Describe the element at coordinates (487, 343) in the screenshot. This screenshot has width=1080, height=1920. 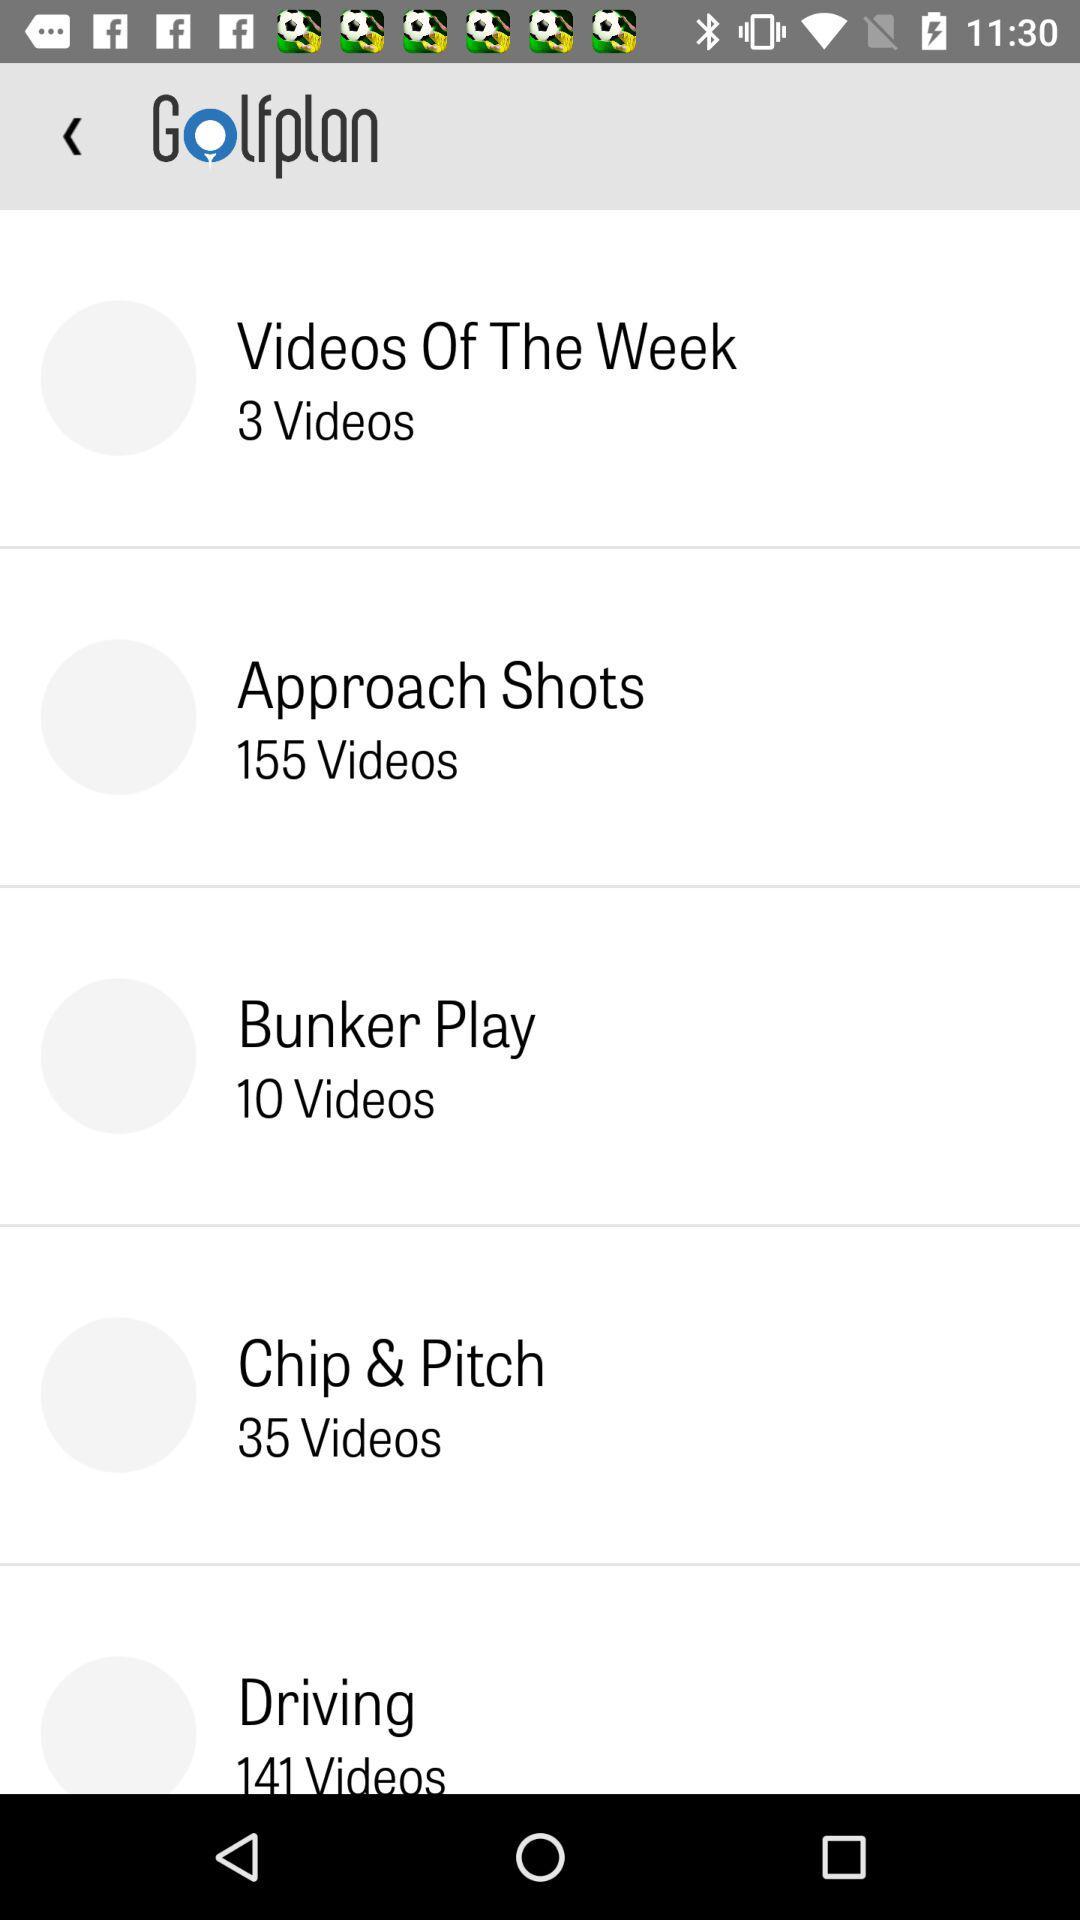
I see `the item above 3 videos` at that location.